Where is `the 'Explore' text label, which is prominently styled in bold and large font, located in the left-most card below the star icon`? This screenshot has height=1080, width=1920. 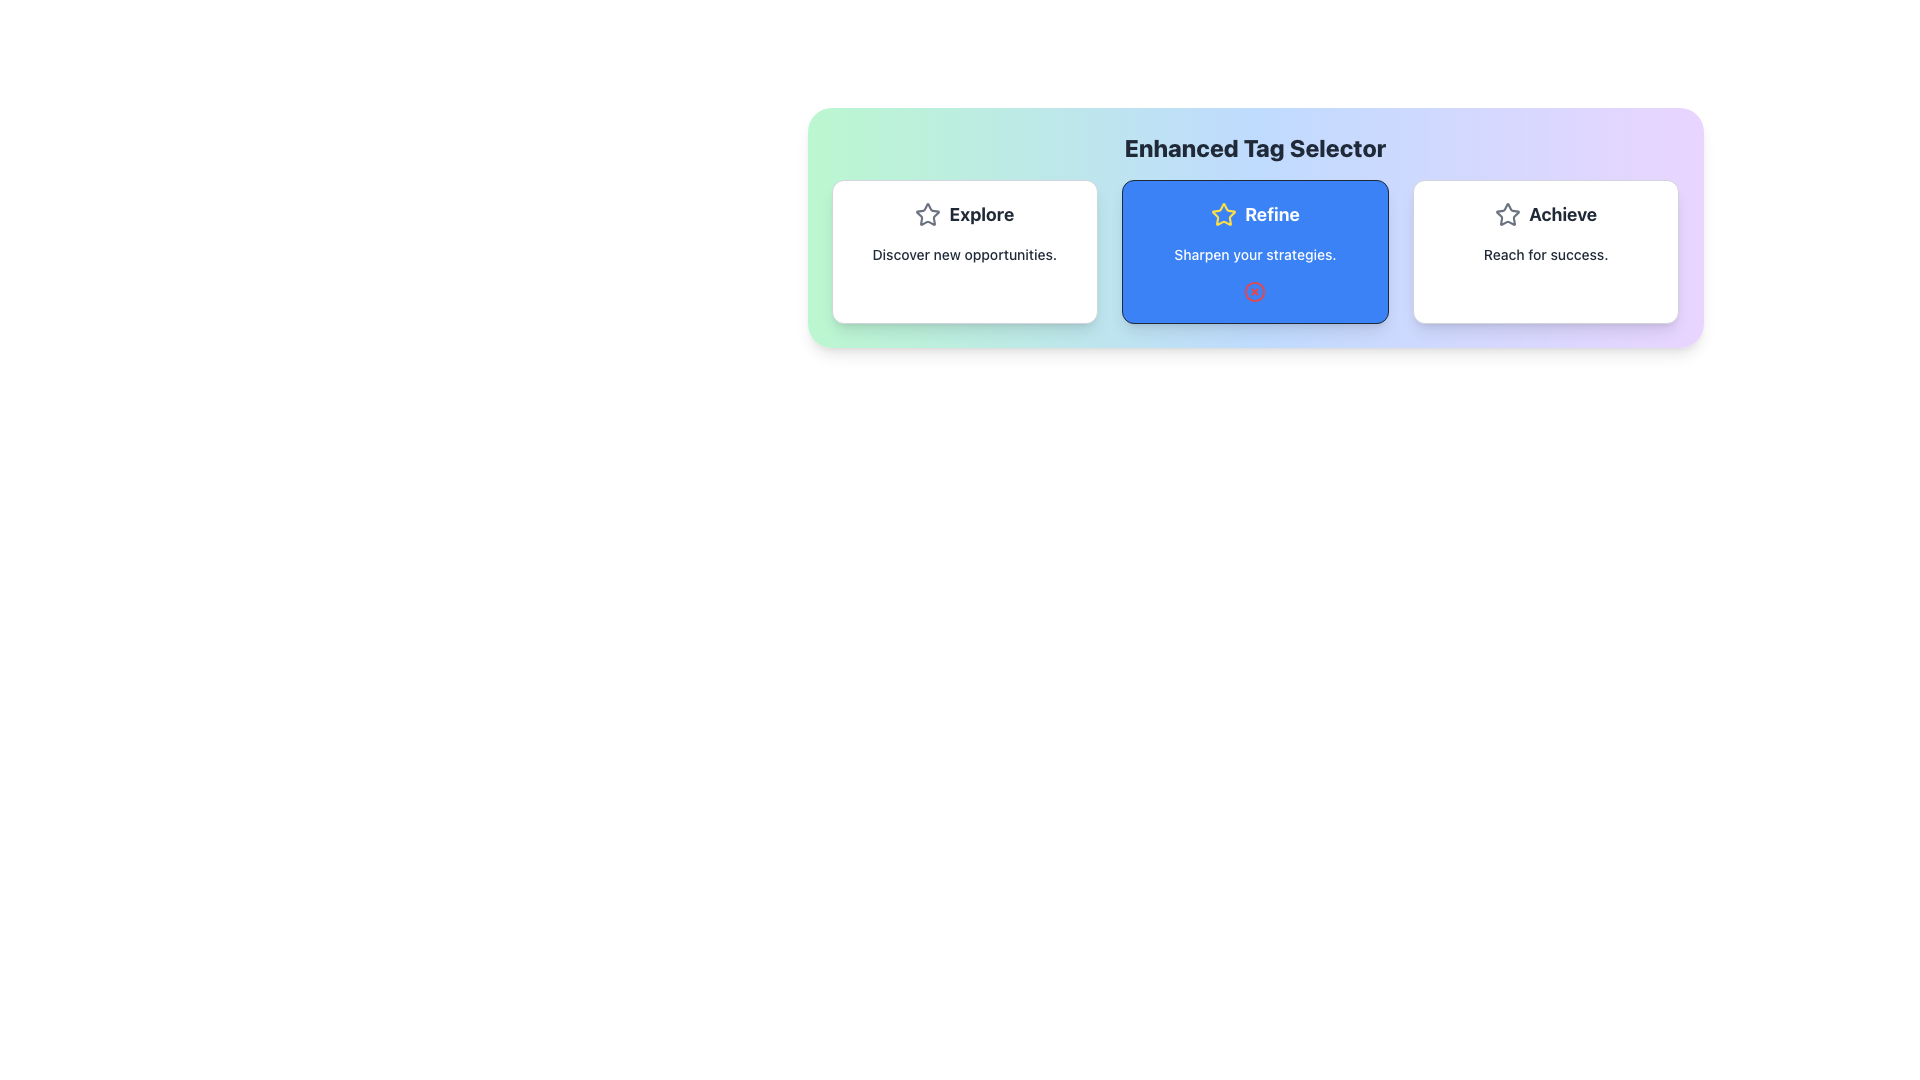 the 'Explore' text label, which is prominently styled in bold and large font, located in the left-most card below the star icon is located at coordinates (981, 215).